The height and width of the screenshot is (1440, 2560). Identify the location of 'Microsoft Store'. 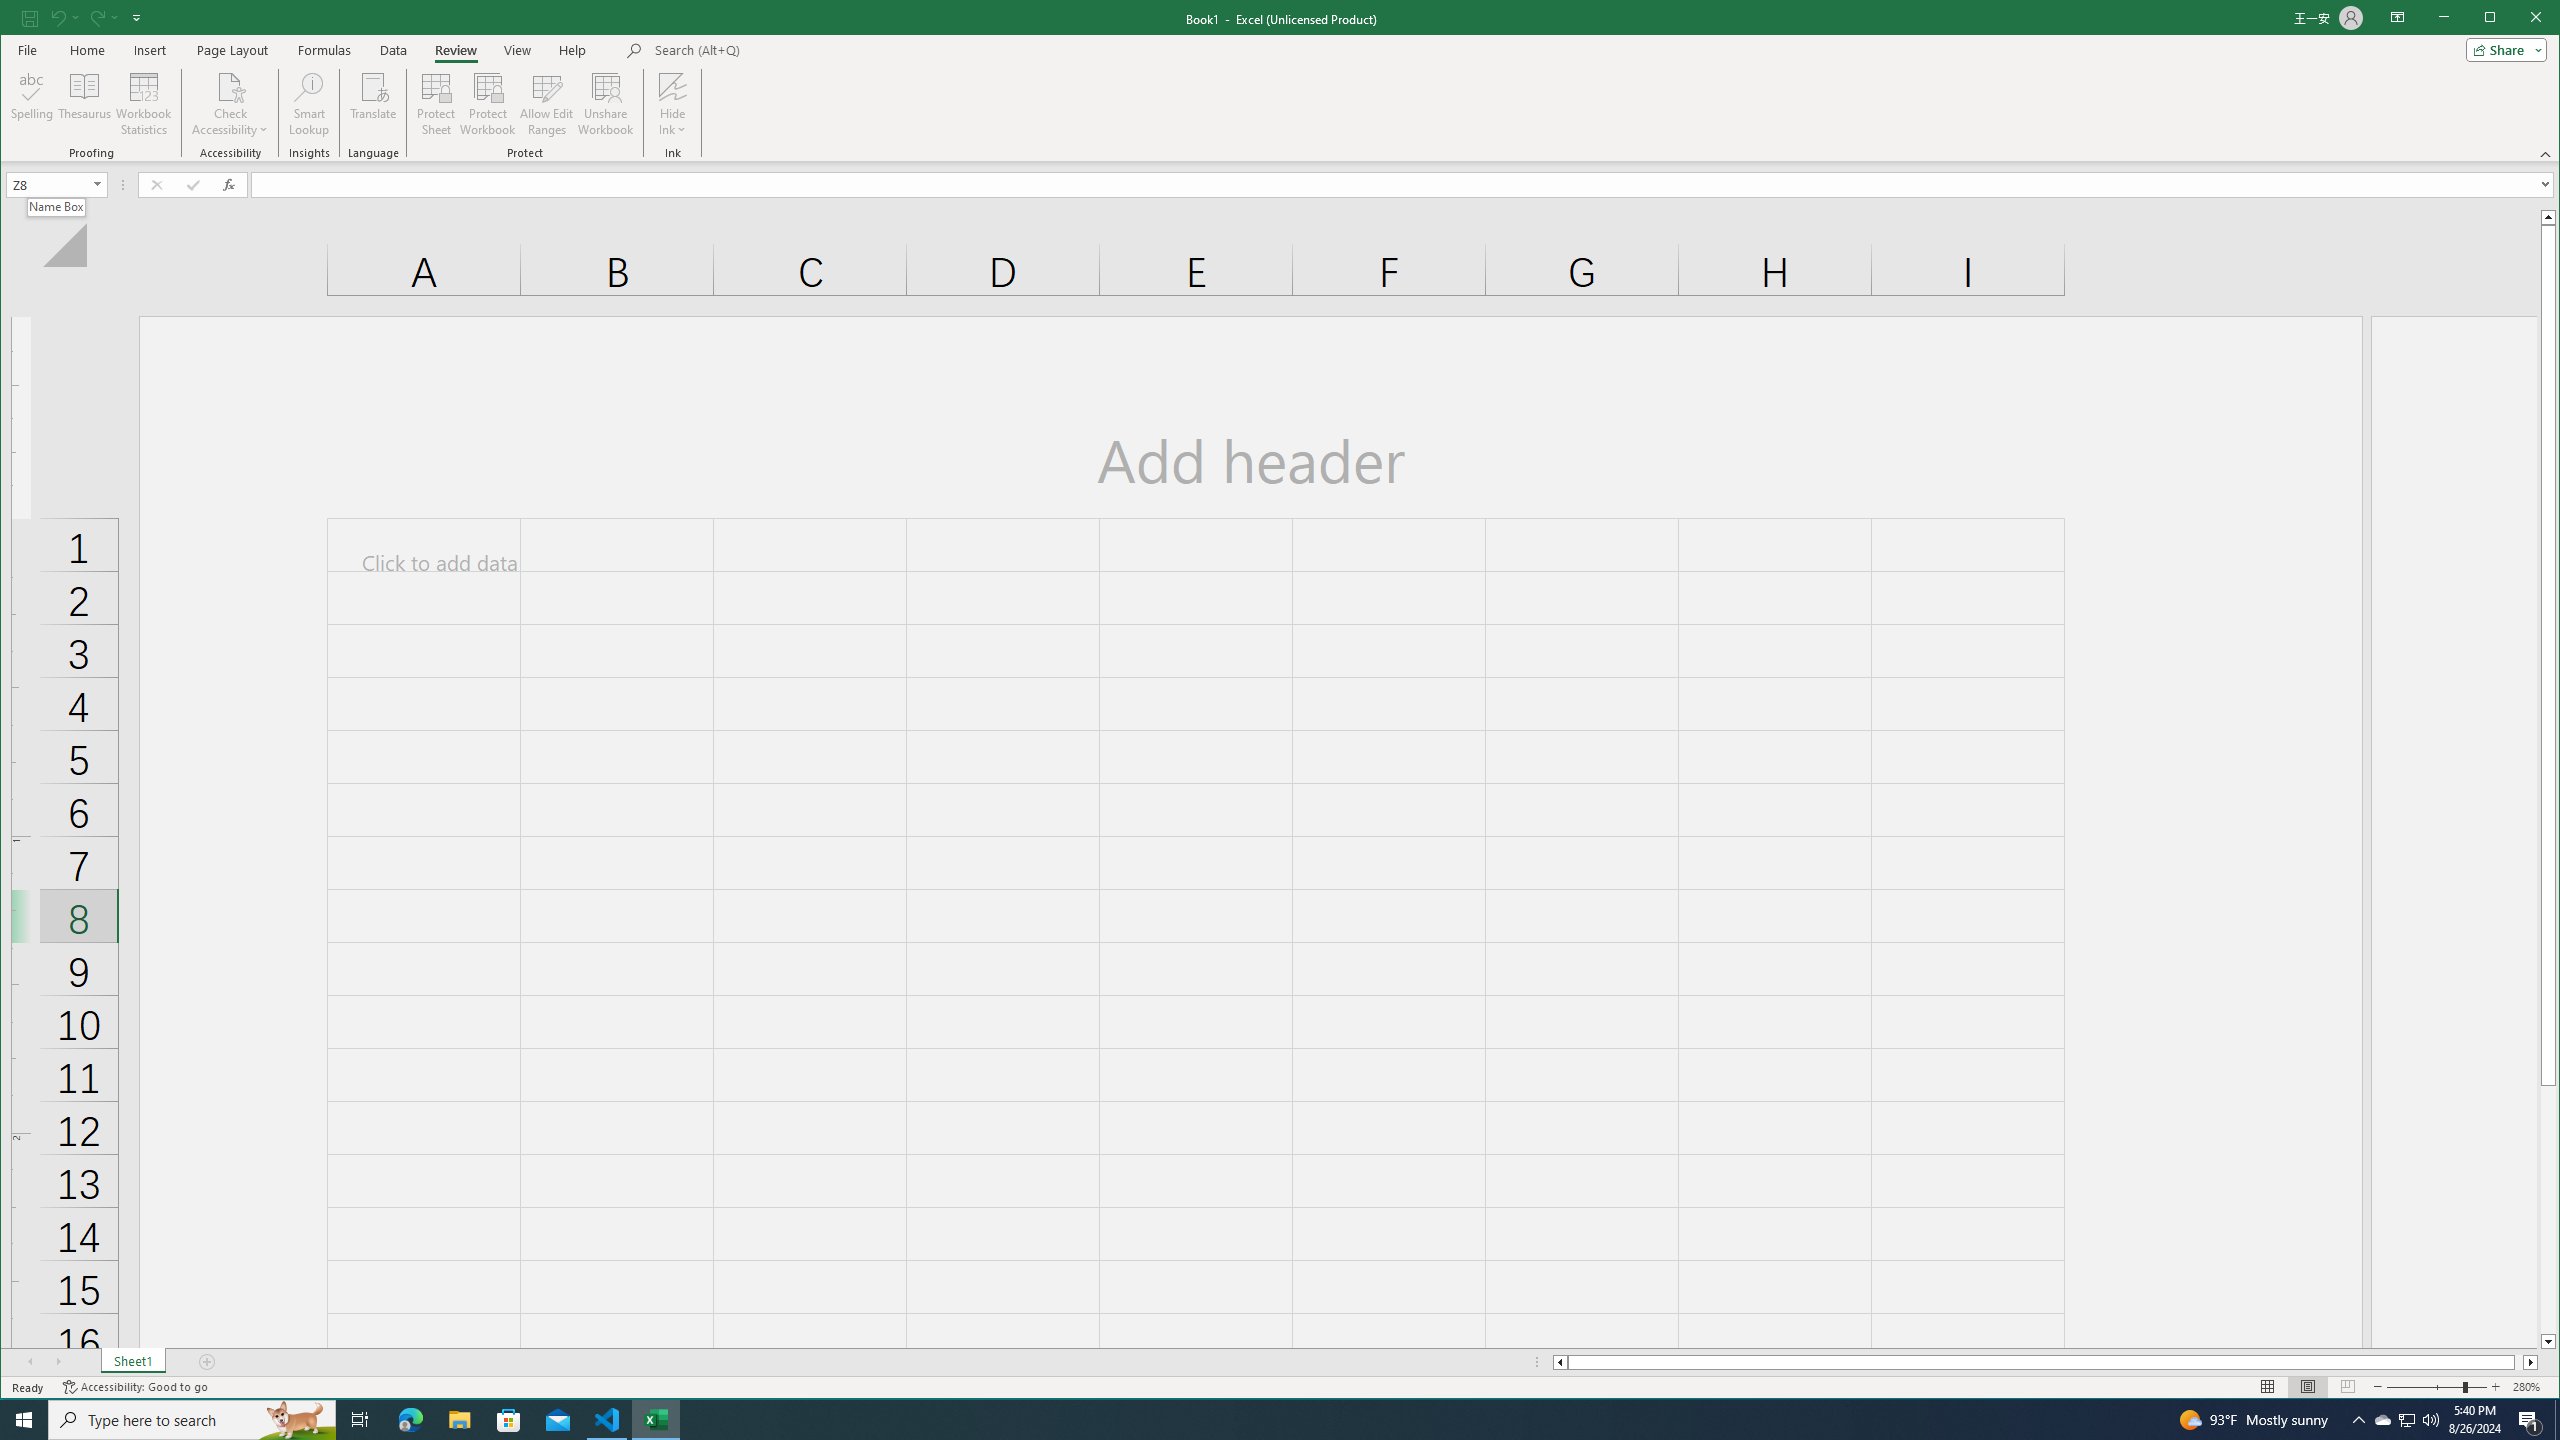
(509, 1418).